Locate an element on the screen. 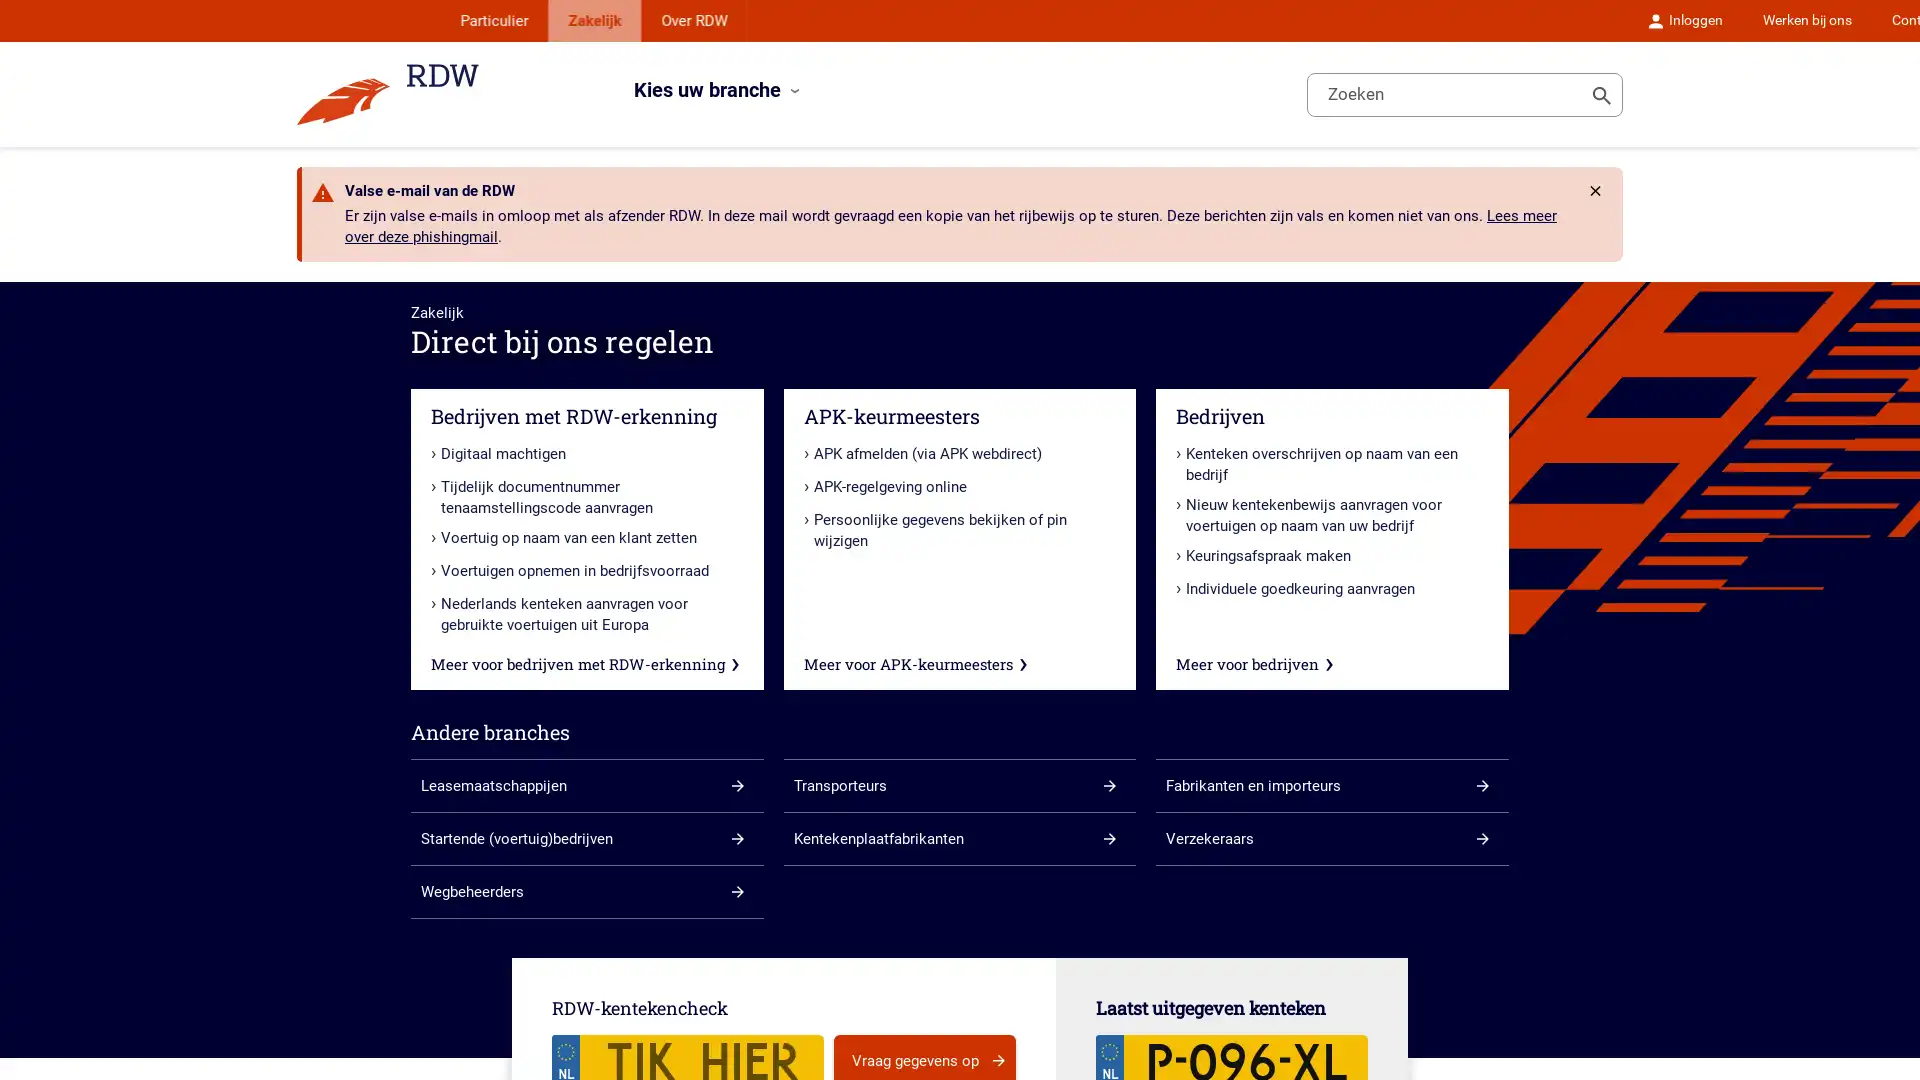  Toon zoeken is located at coordinates (1601, 95).